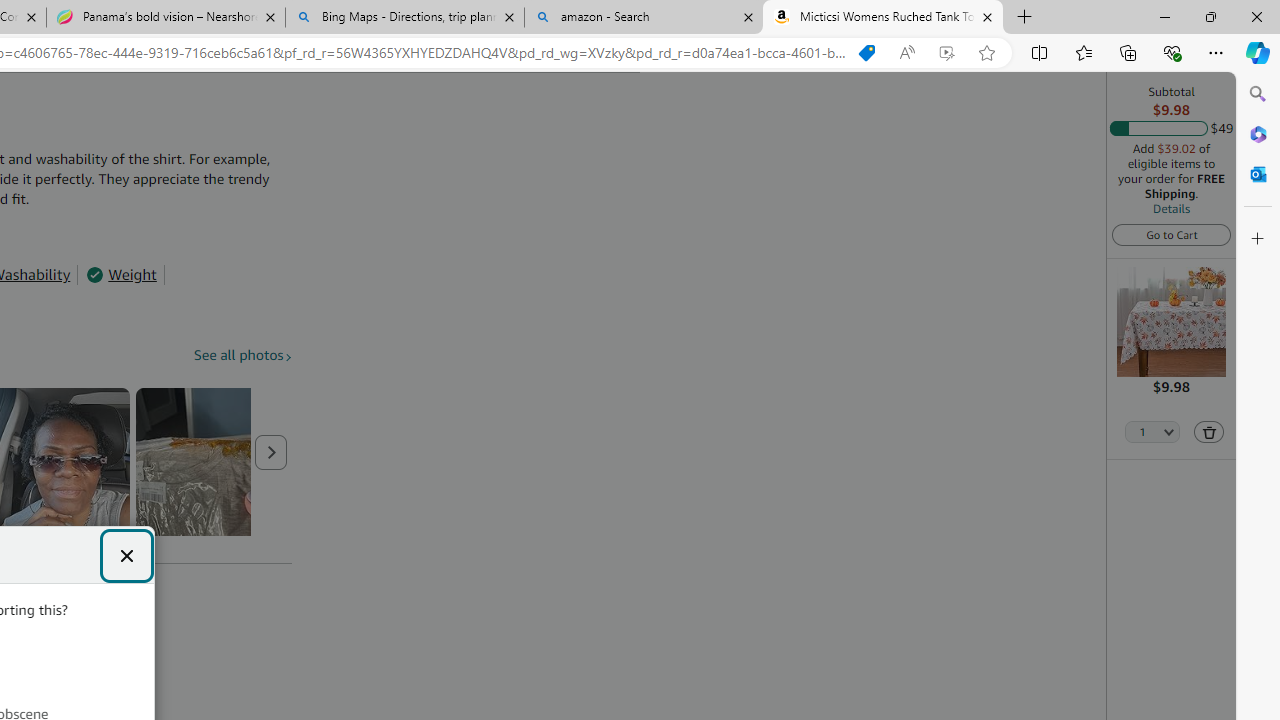 The image size is (1280, 720). What do you see at coordinates (945, 52) in the screenshot?
I see `'Enhance video'` at bounding box center [945, 52].